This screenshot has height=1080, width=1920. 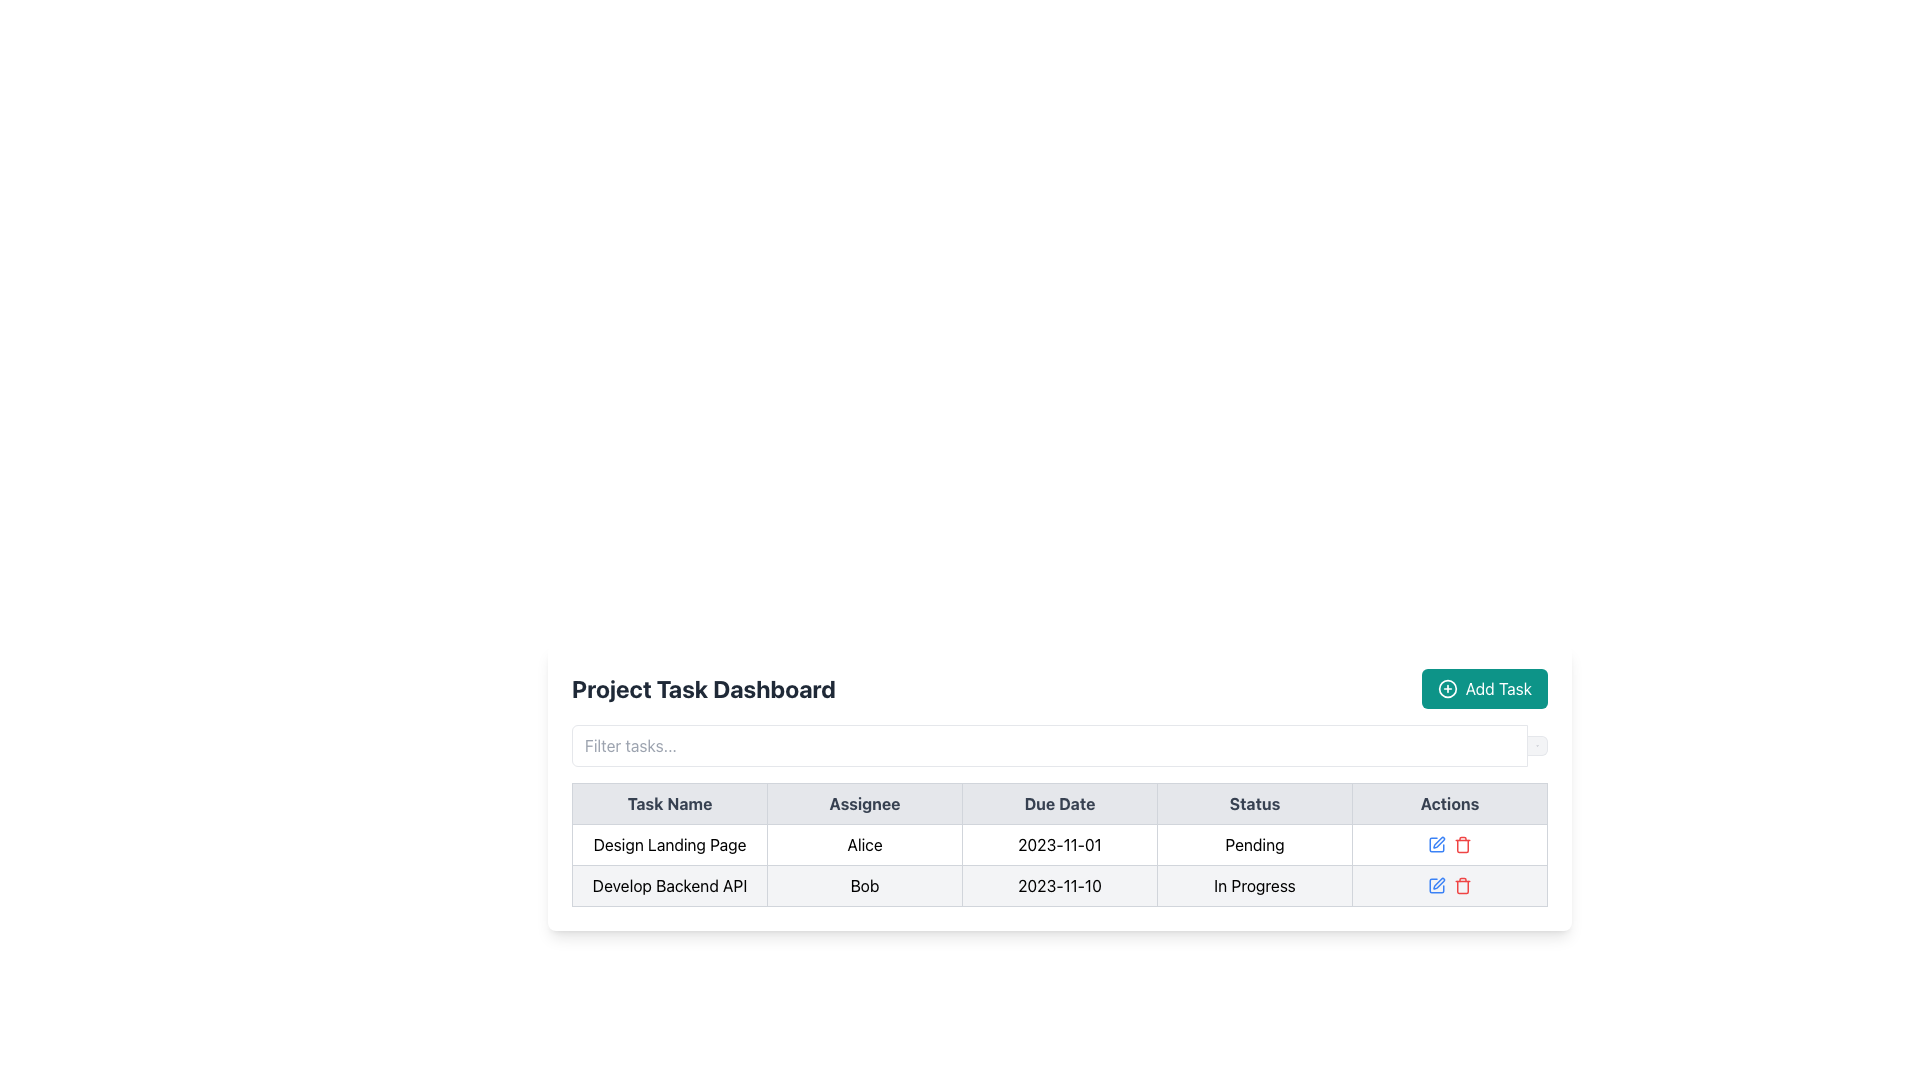 I want to click on the red trash can icon in the 'Actions' column of the second row, so click(x=1463, y=885).